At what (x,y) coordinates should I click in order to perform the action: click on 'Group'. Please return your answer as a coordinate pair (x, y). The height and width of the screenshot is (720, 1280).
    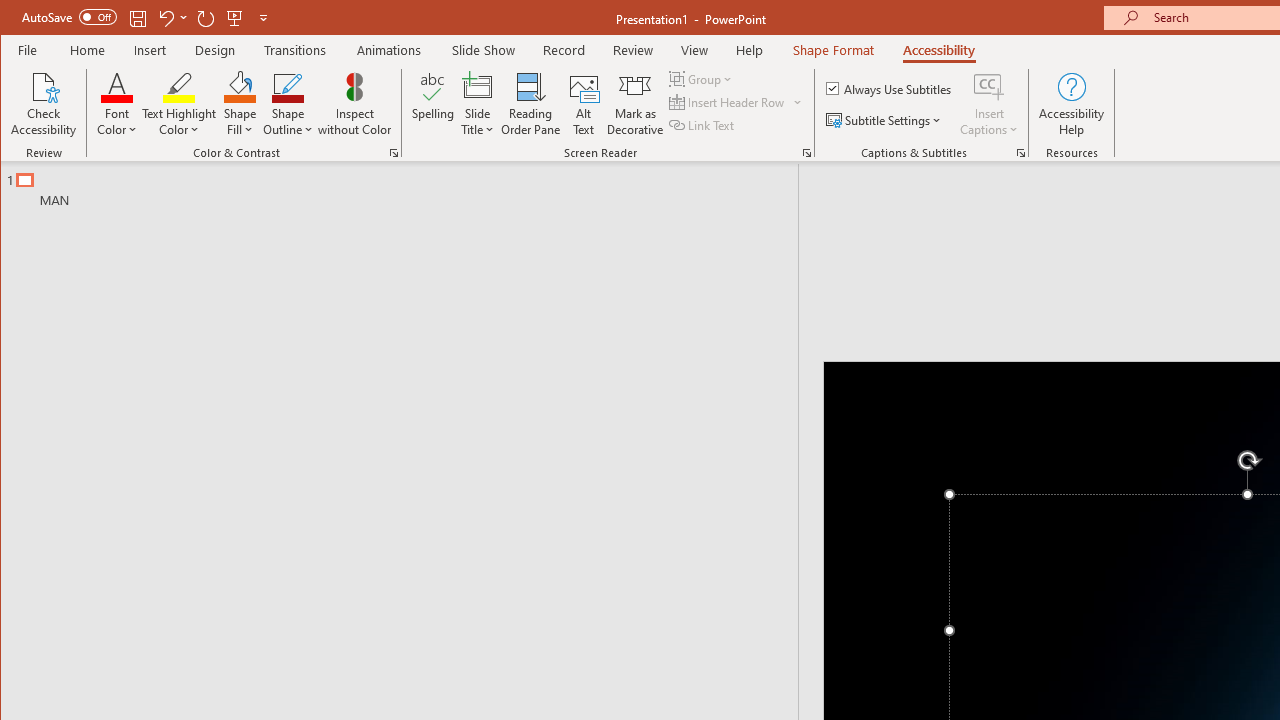
    Looking at the image, I should click on (702, 78).